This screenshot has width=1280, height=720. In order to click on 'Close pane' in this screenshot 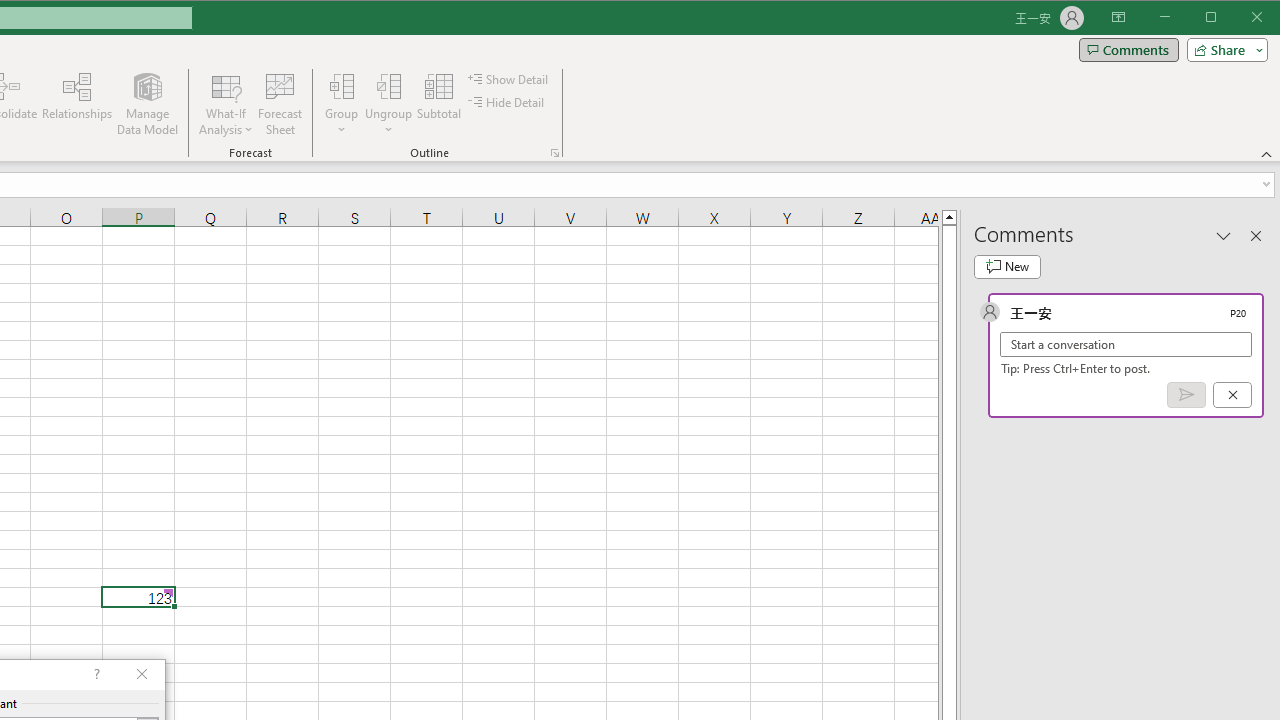, I will do `click(1255, 234)`.